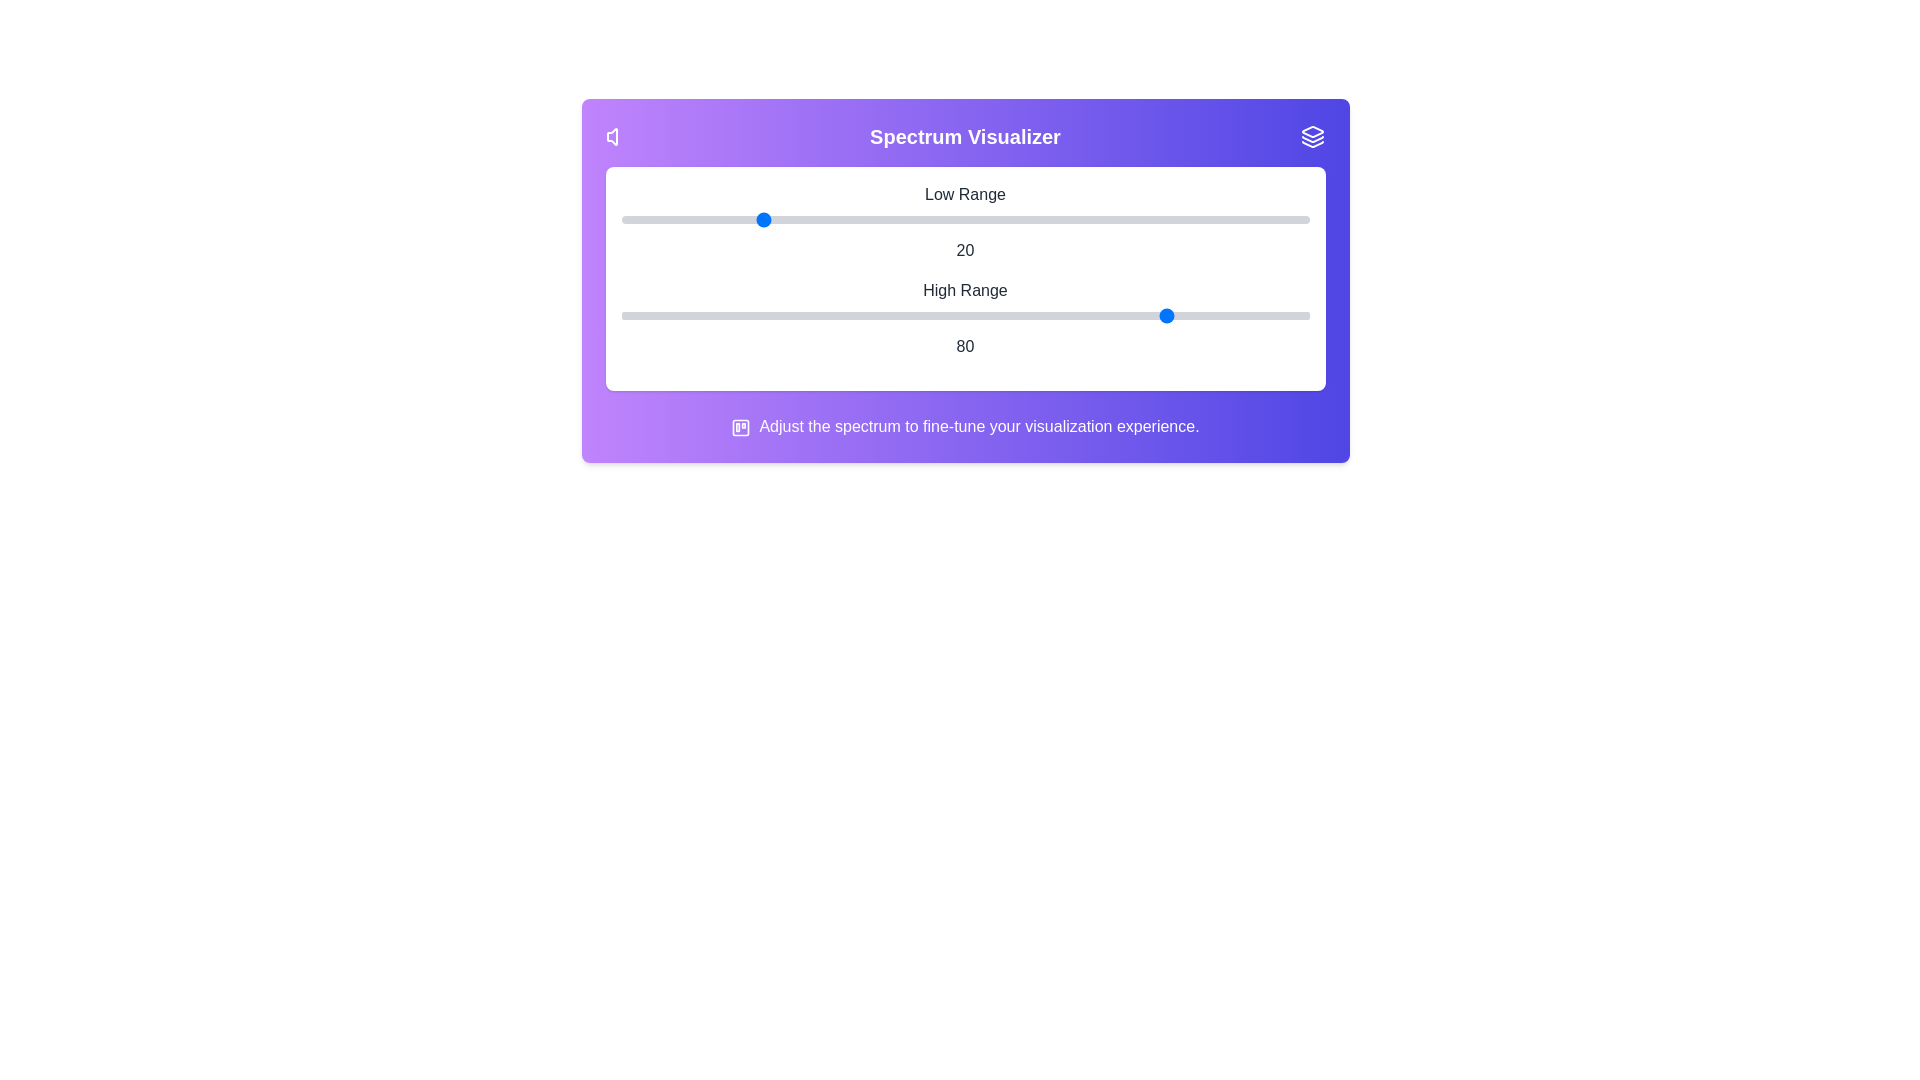 The image size is (1920, 1080). I want to click on the low range slider to 35, so click(862, 219).